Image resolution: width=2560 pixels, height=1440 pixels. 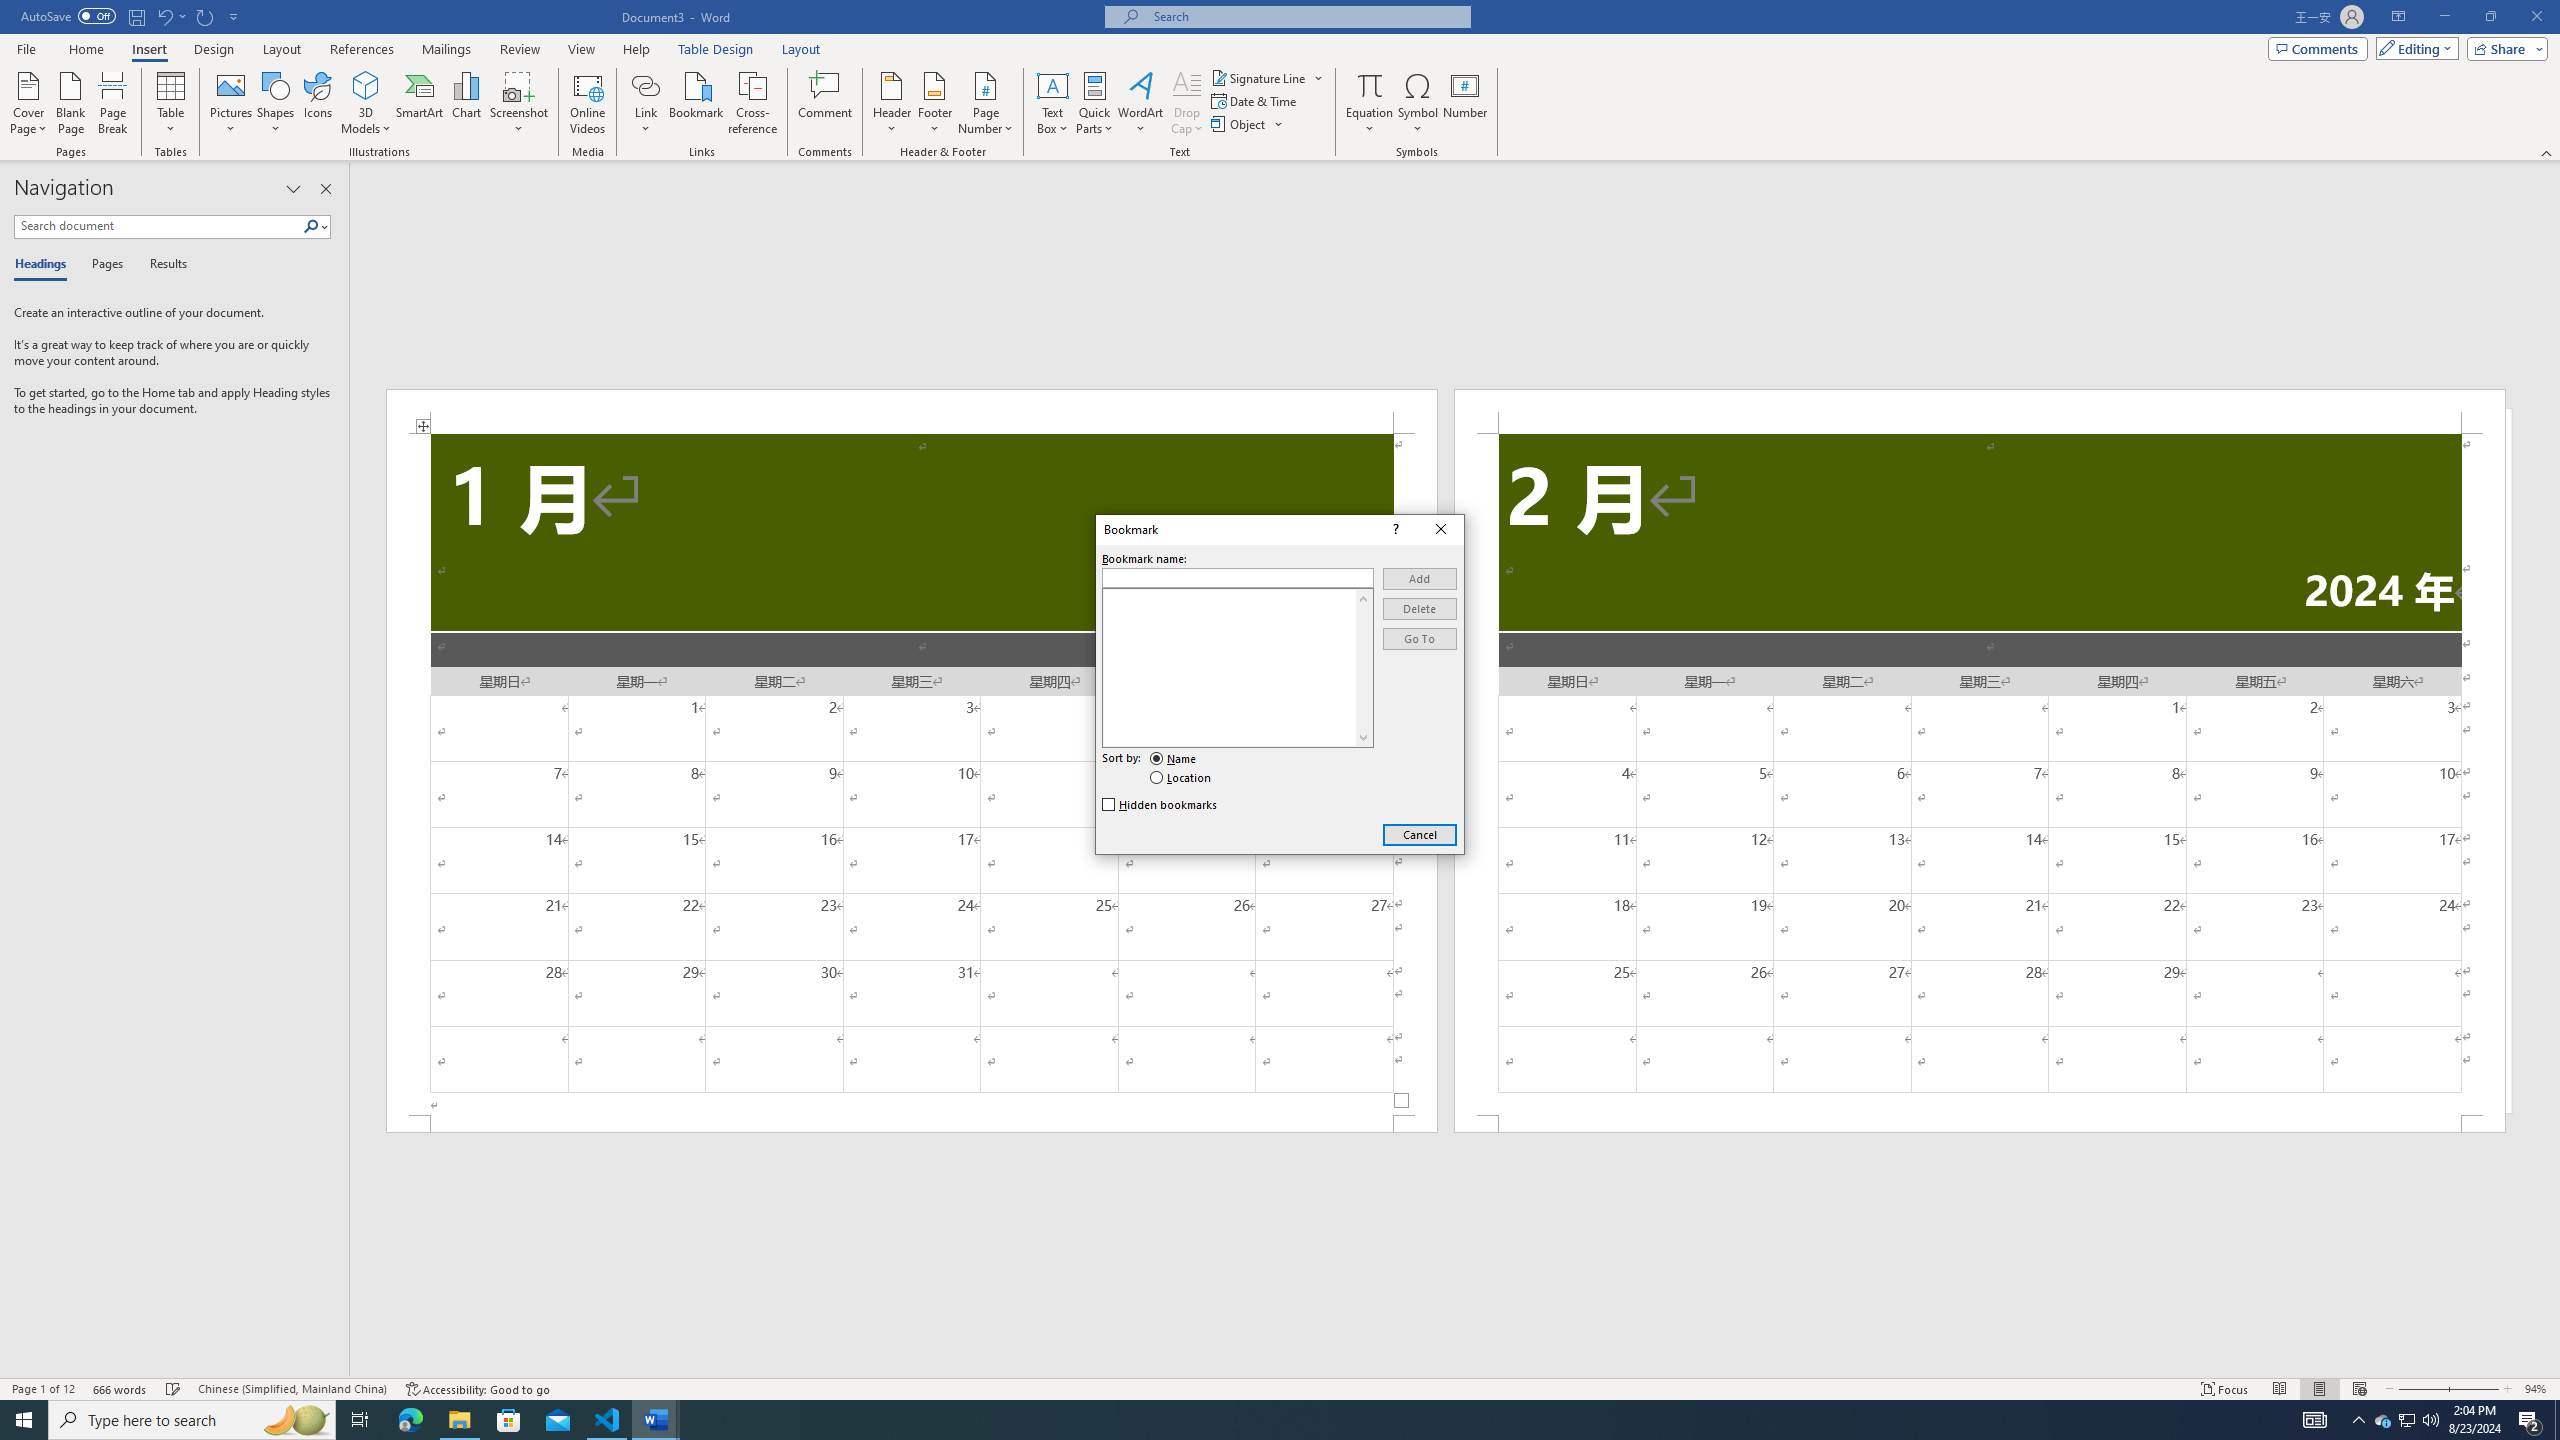 I want to click on 'Results', so click(x=160, y=264).